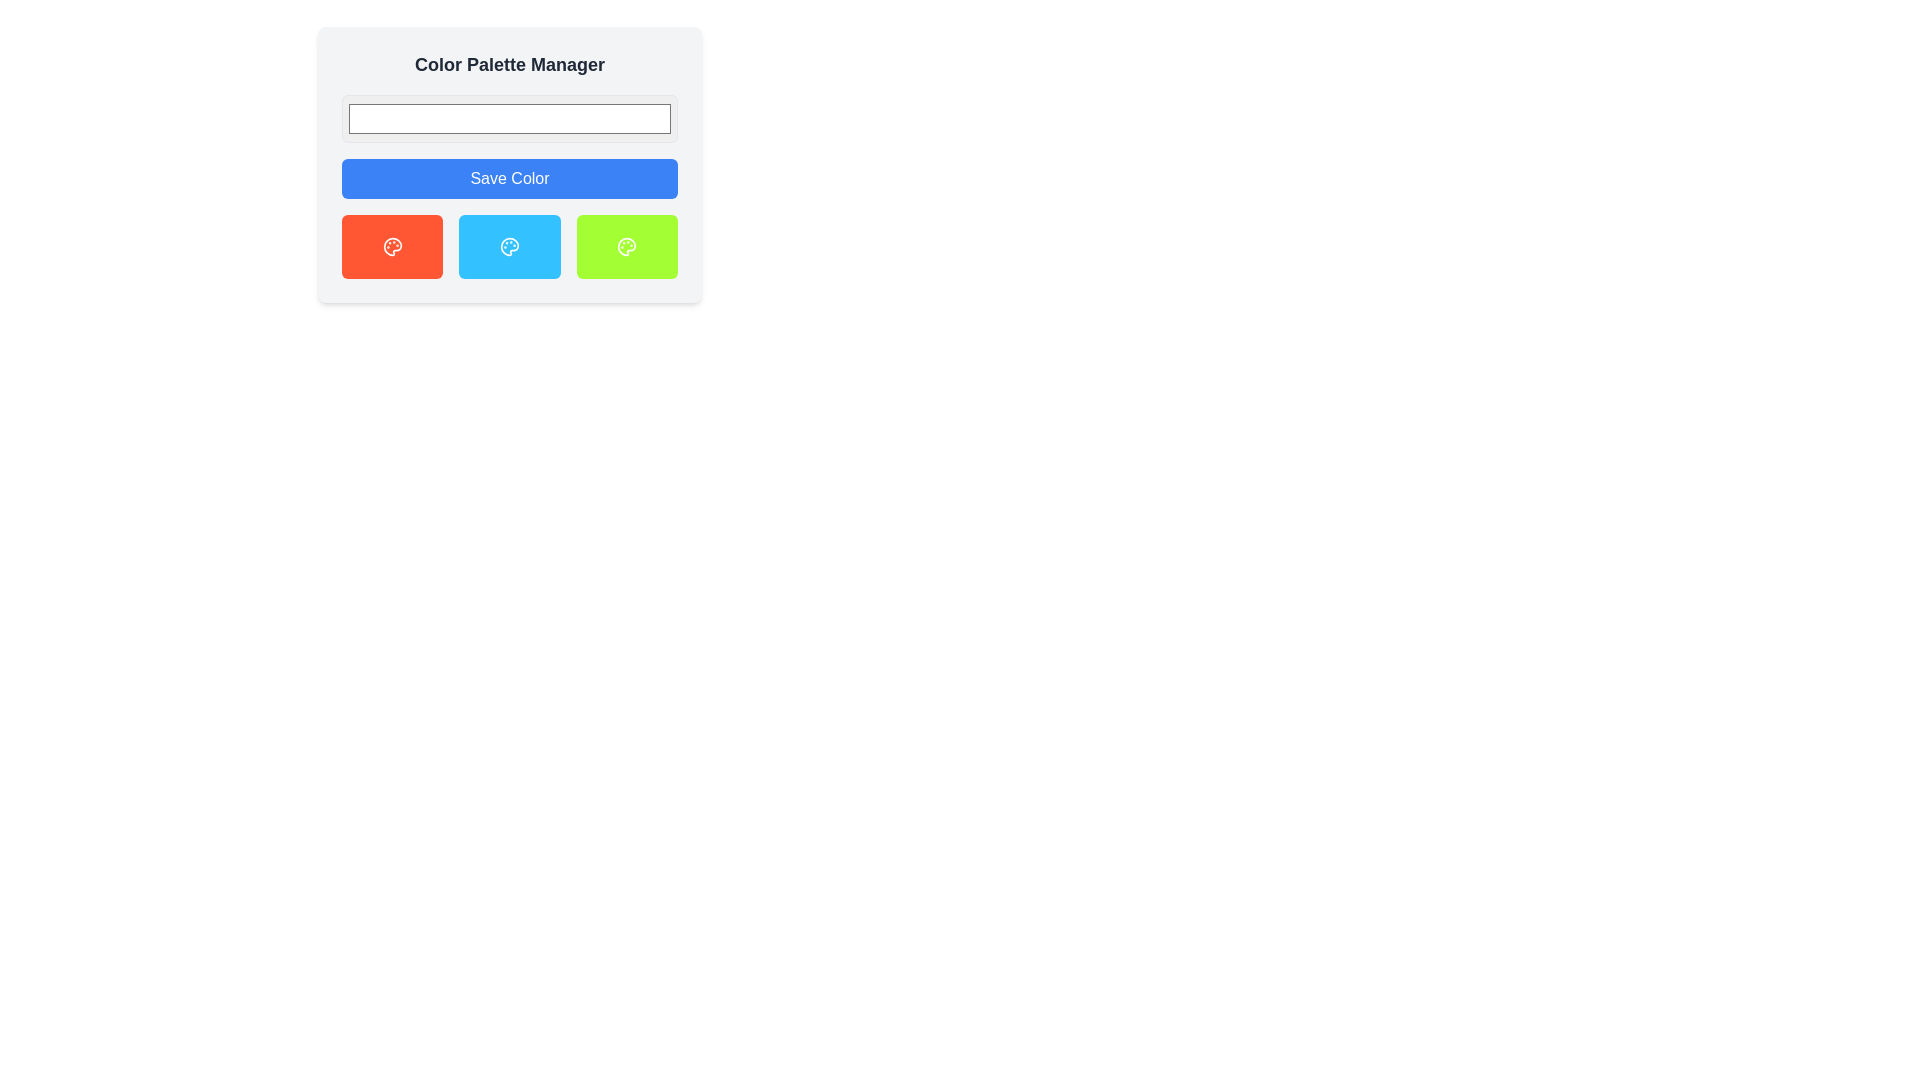 The image size is (1920, 1080). I want to click on the third selectable item representing a green color option in the palette manager, so click(626, 245).